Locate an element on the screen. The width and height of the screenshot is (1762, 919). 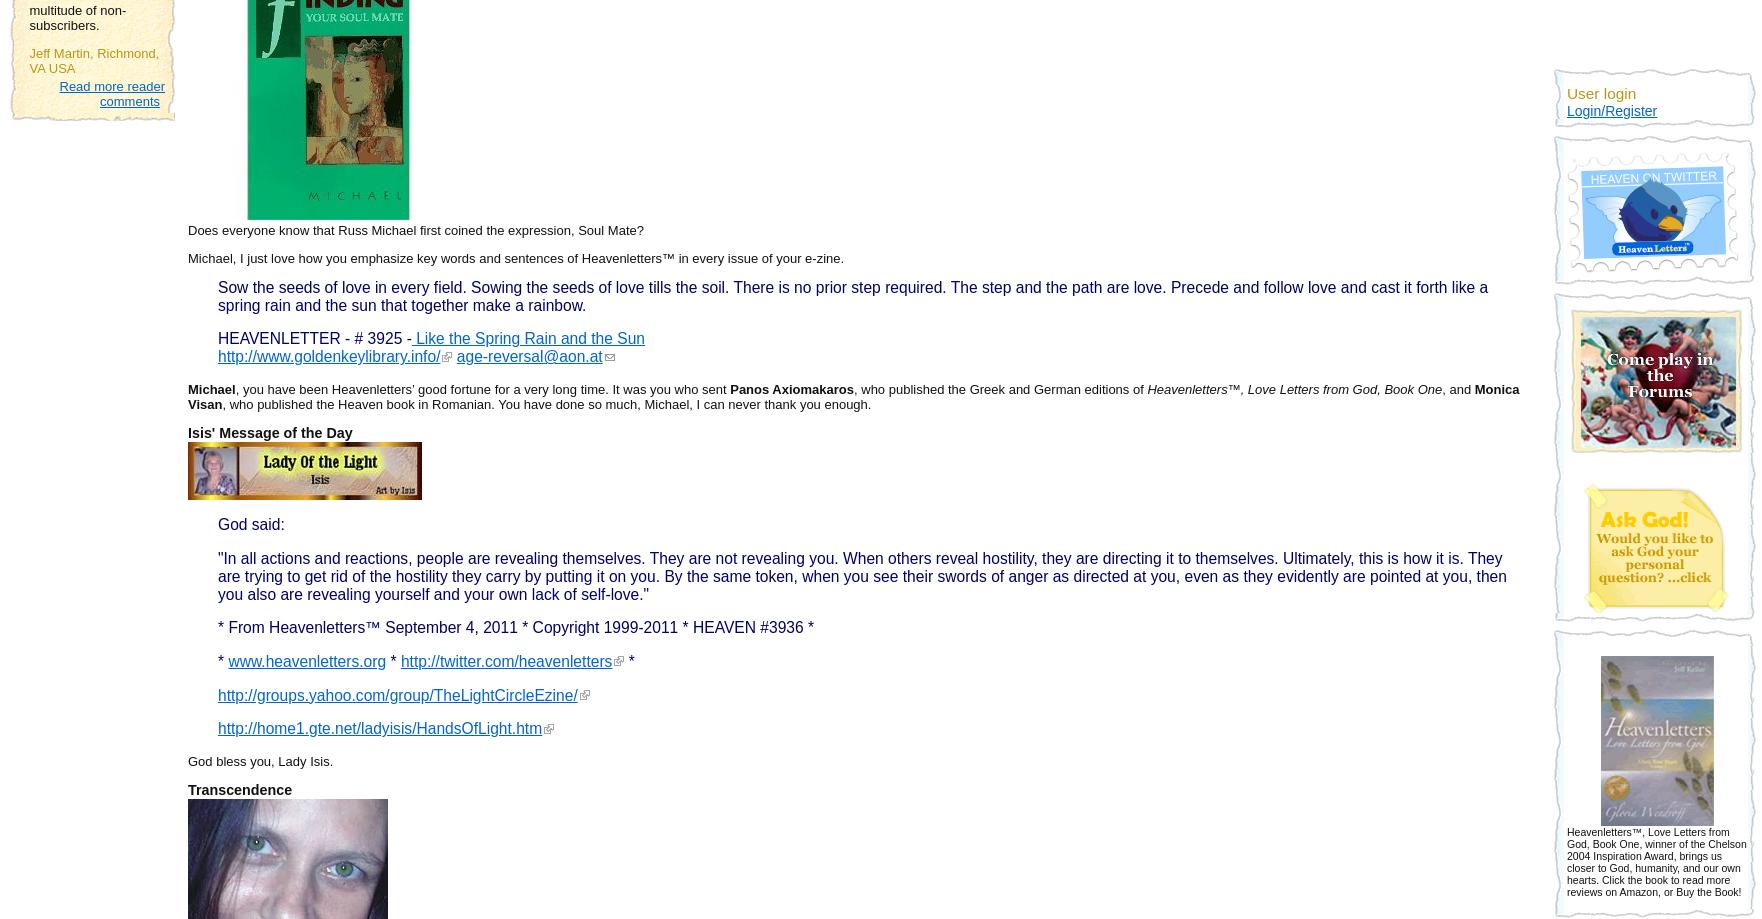
'http://groups.yahoo.com/group/TheLightCircleEzine/' is located at coordinates (397, 693).